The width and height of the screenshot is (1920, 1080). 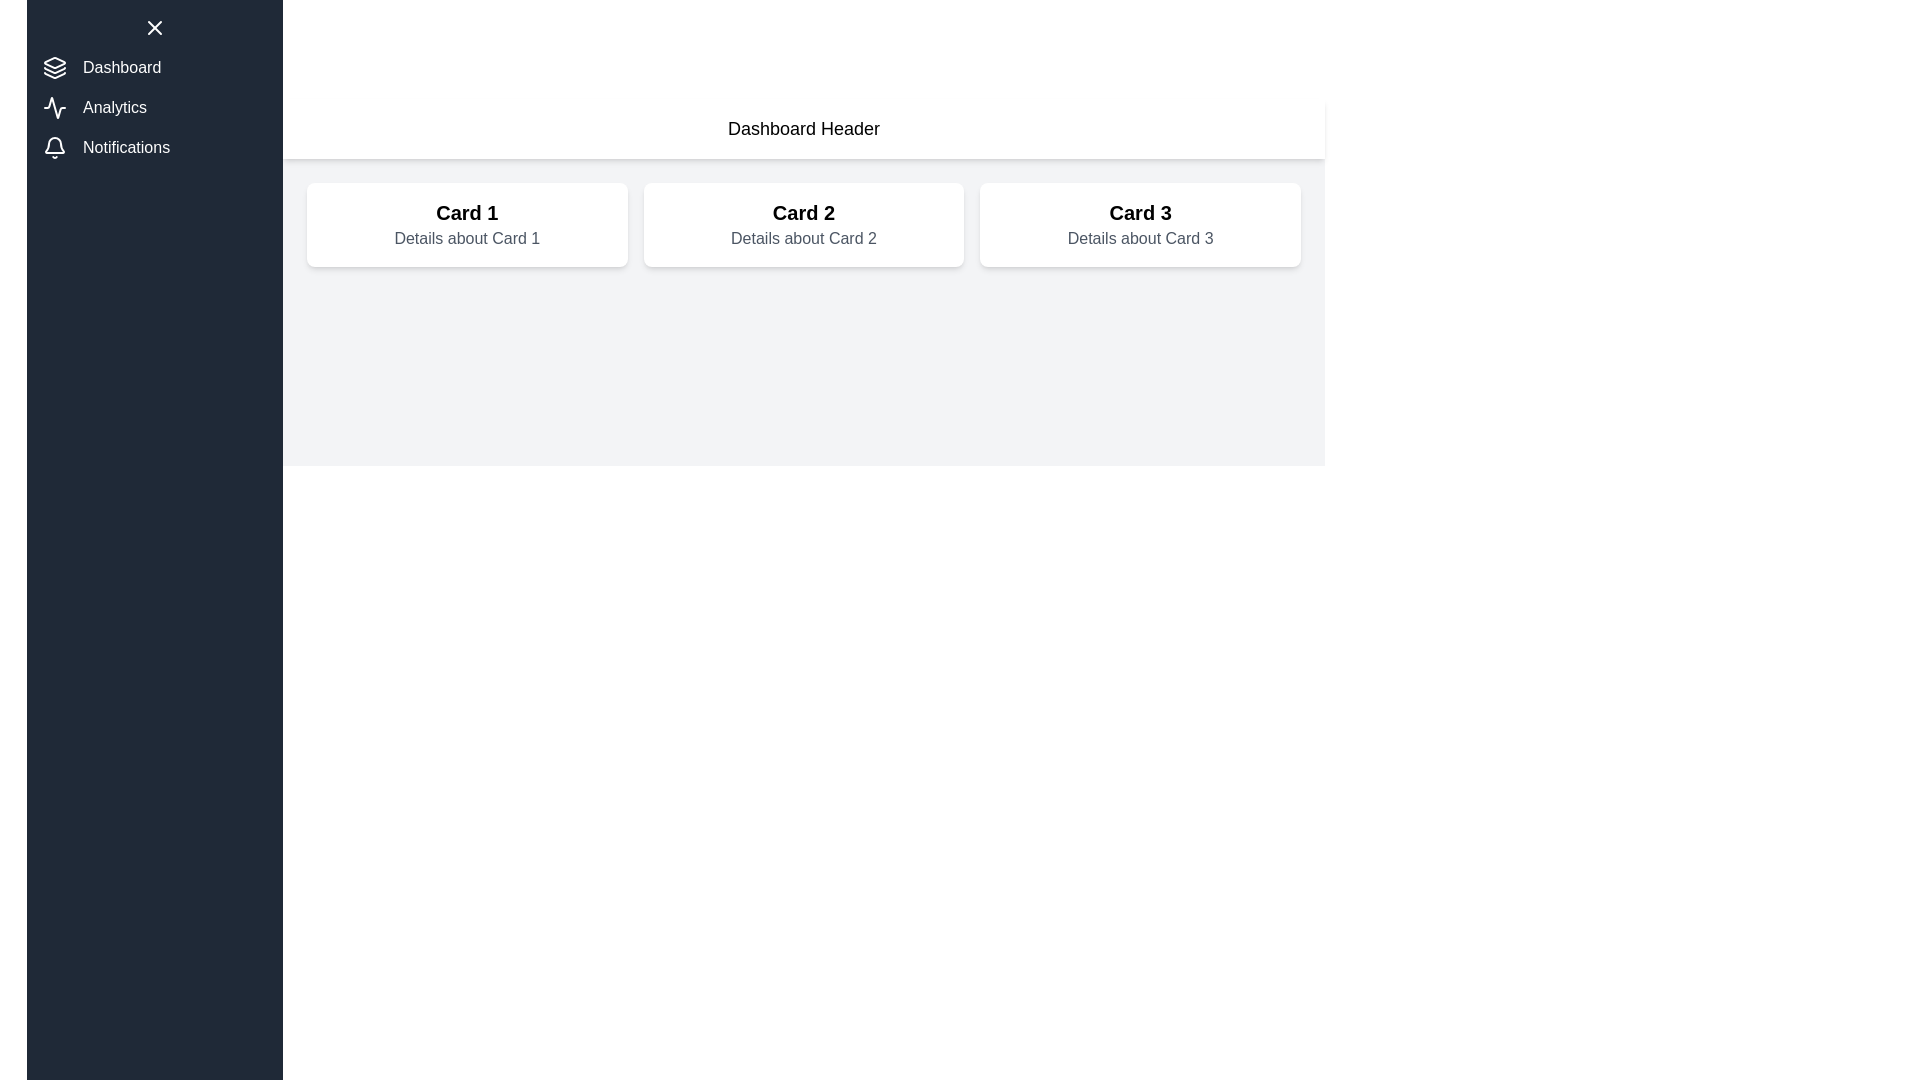 I want to click on text 'Dashboard Header' displayed inside the header element, which is a rectangular area with a white background at the top of the main content section, so click(x=804, y=128).